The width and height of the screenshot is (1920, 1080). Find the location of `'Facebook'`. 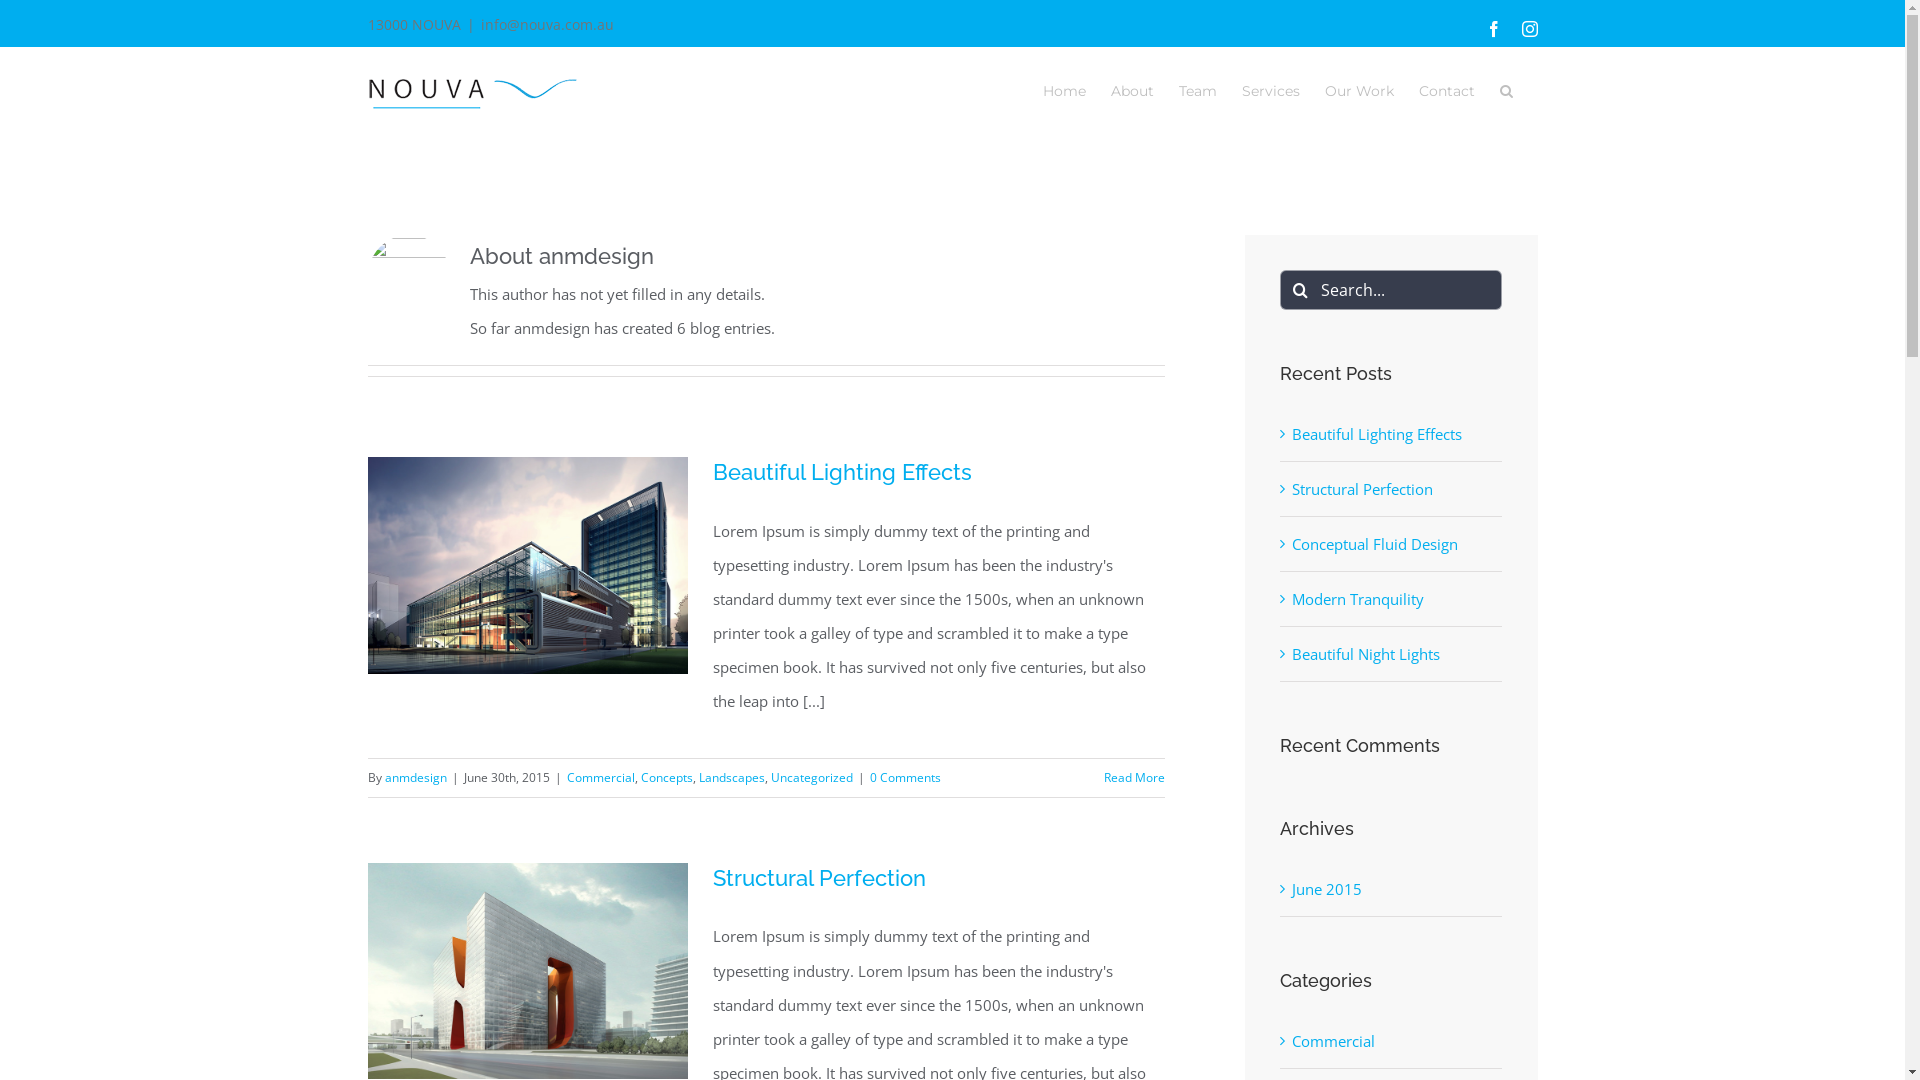

'Facebook' is located at coordinates (1493, 27).